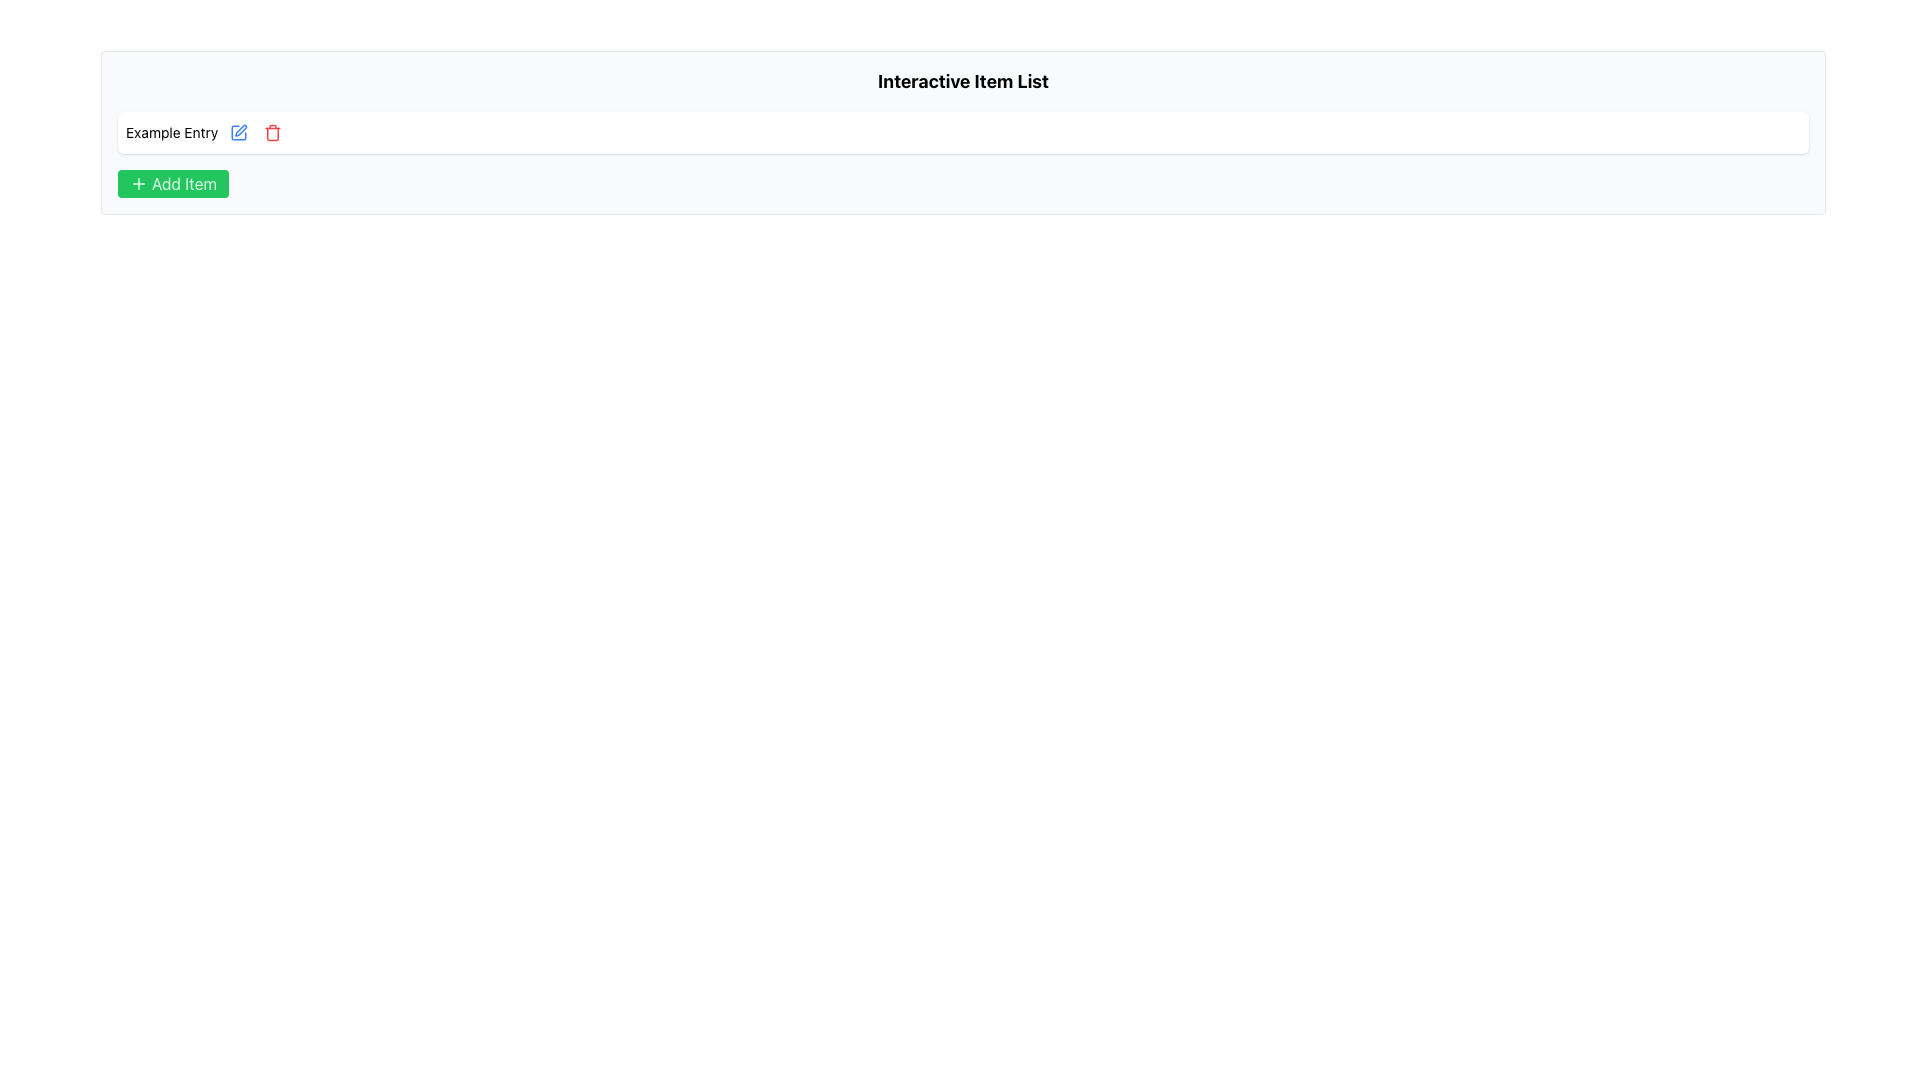 This screenshot has width=1920, height=1080. I want to click on the Edit button icon, which resembles a blue pen on a square, located in the action bar, so click(239, 132).